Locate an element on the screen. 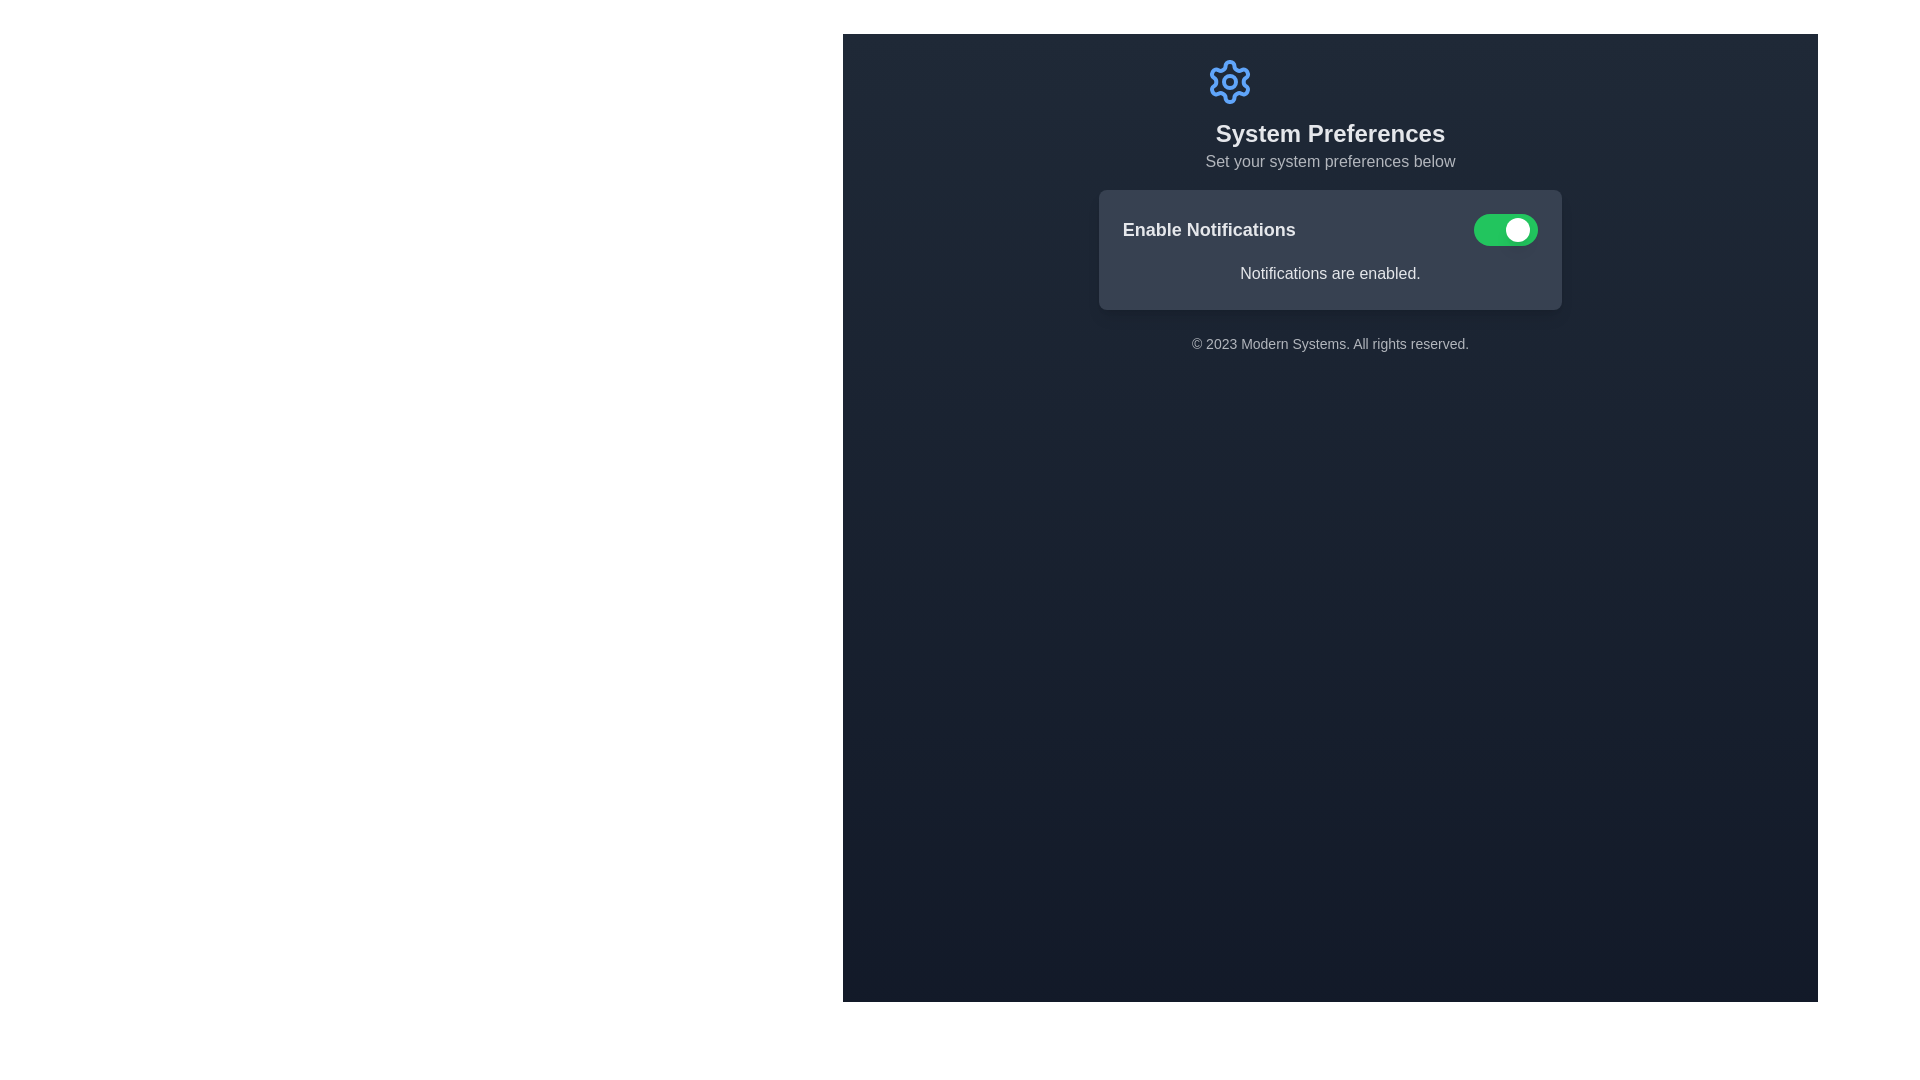 The height and width of the screenshot is (1080, 1920). the gear-shaped icon representing settings, which is centrally aligned above the text 'System Preferences' on a dark background is located at coordinates (1228, 80).